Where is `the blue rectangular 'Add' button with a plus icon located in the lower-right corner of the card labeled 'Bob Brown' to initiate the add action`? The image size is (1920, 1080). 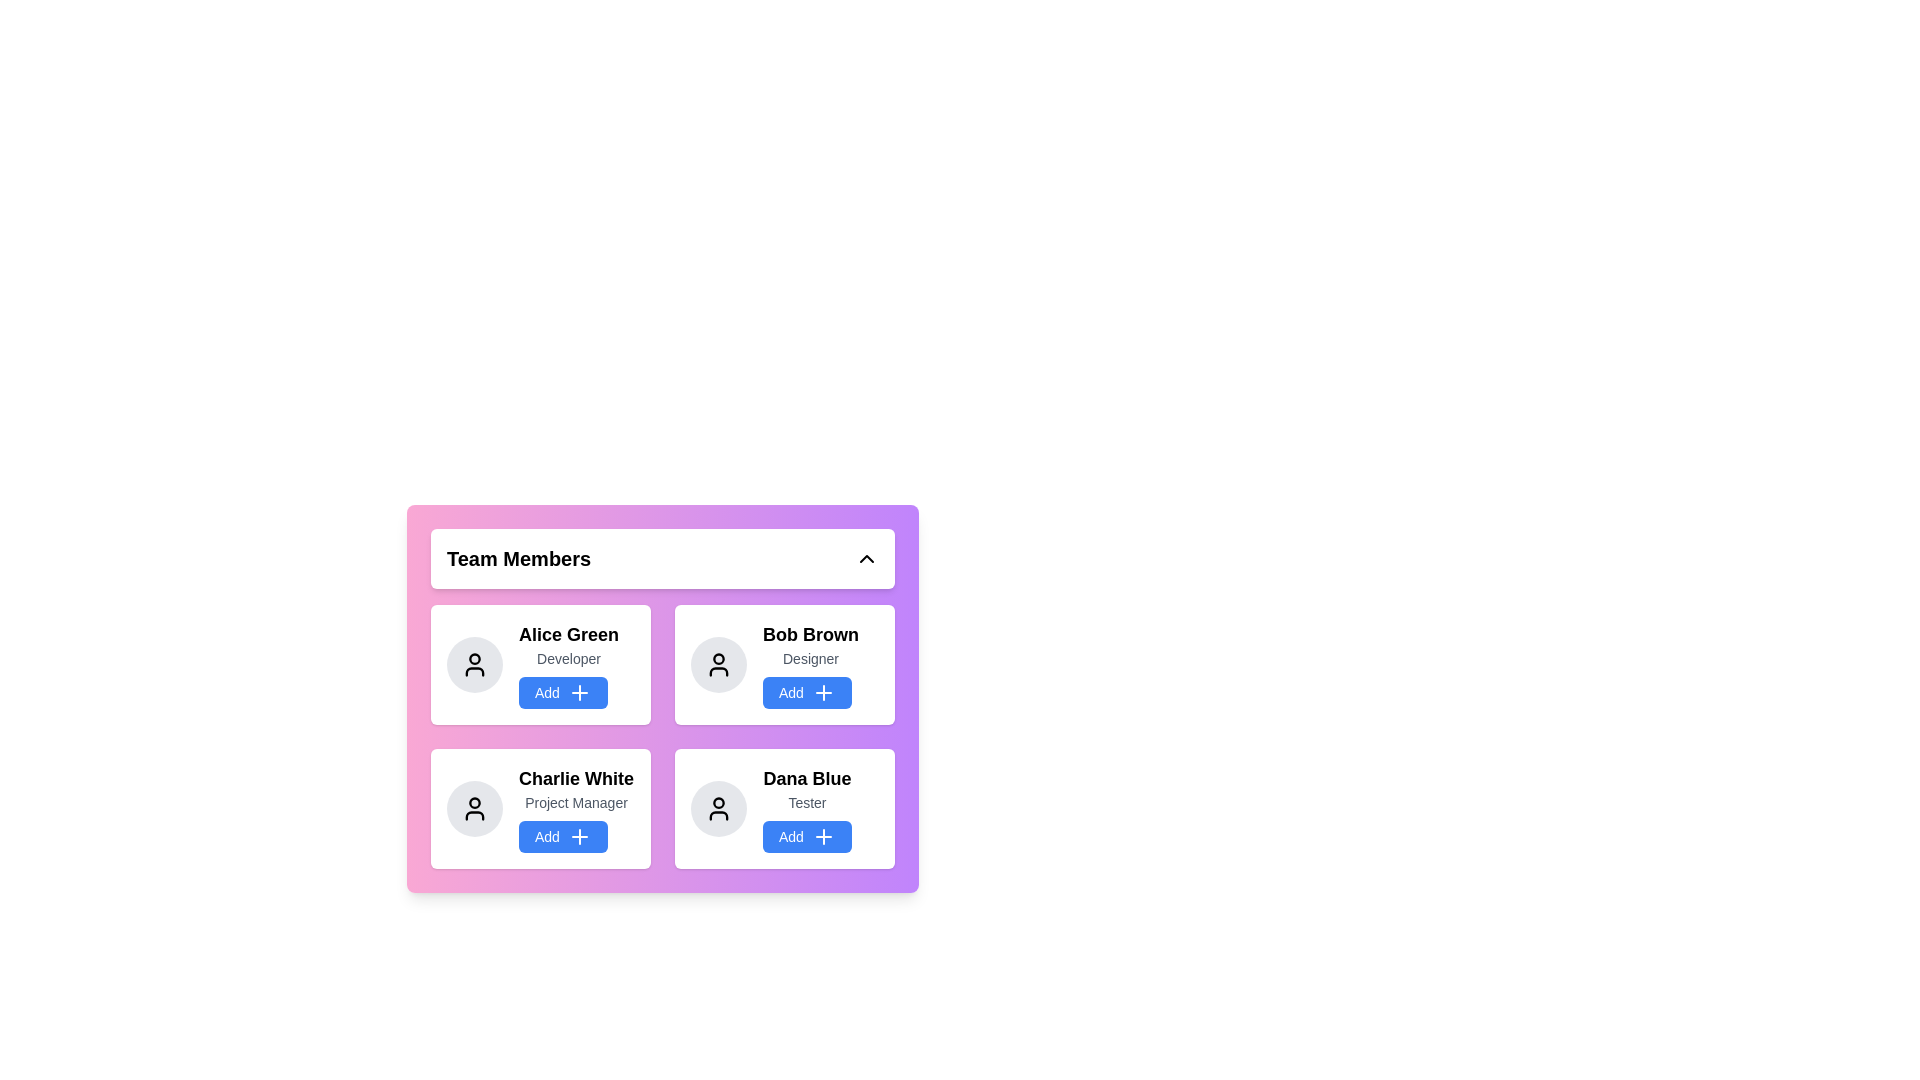 the blue rectangular 'Add' button with a plus icon located in the lower-right corner of the card labeled 'Bob Brown' to initiate the add action is located at coordinates (823, 692).